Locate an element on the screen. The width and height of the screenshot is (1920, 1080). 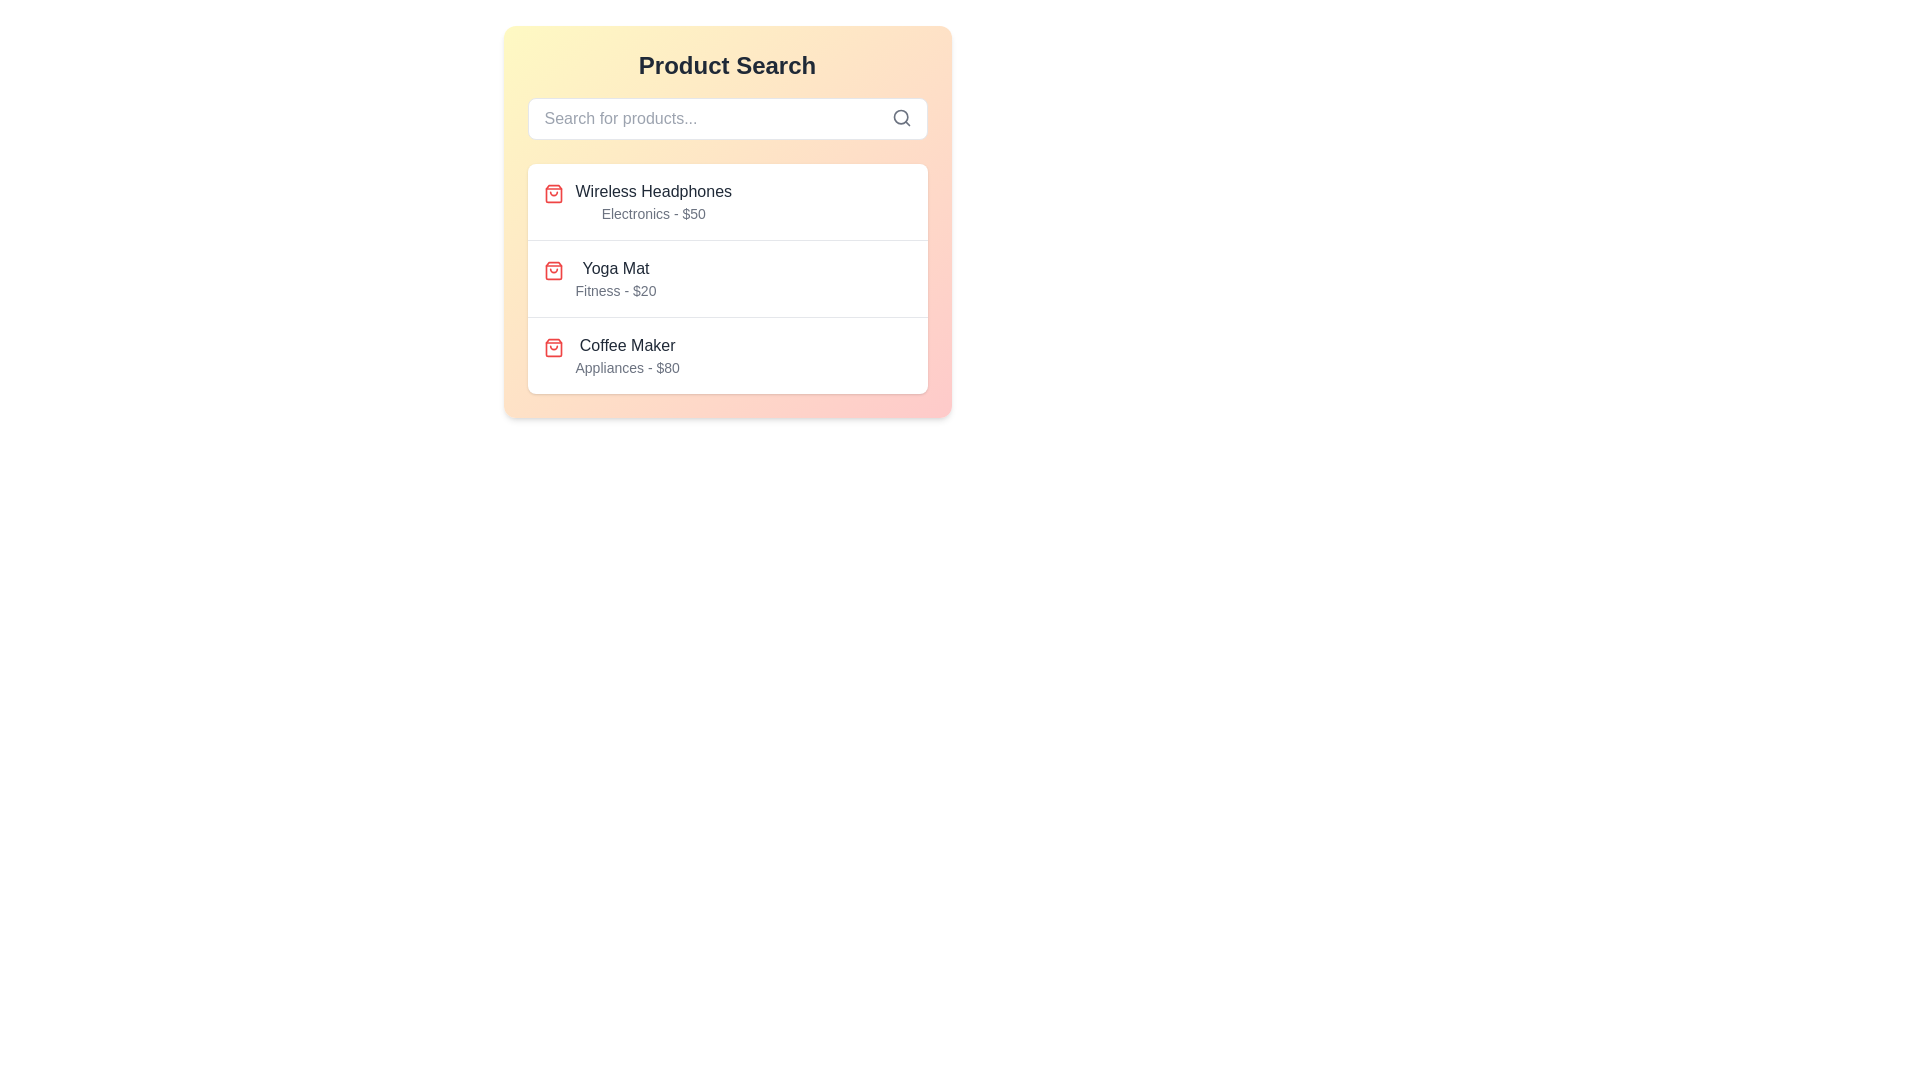
on the text block labeled 'Wireless Headphones' that contains the subtitle 'Electronics - $50' is located at coordinates (653, 201).